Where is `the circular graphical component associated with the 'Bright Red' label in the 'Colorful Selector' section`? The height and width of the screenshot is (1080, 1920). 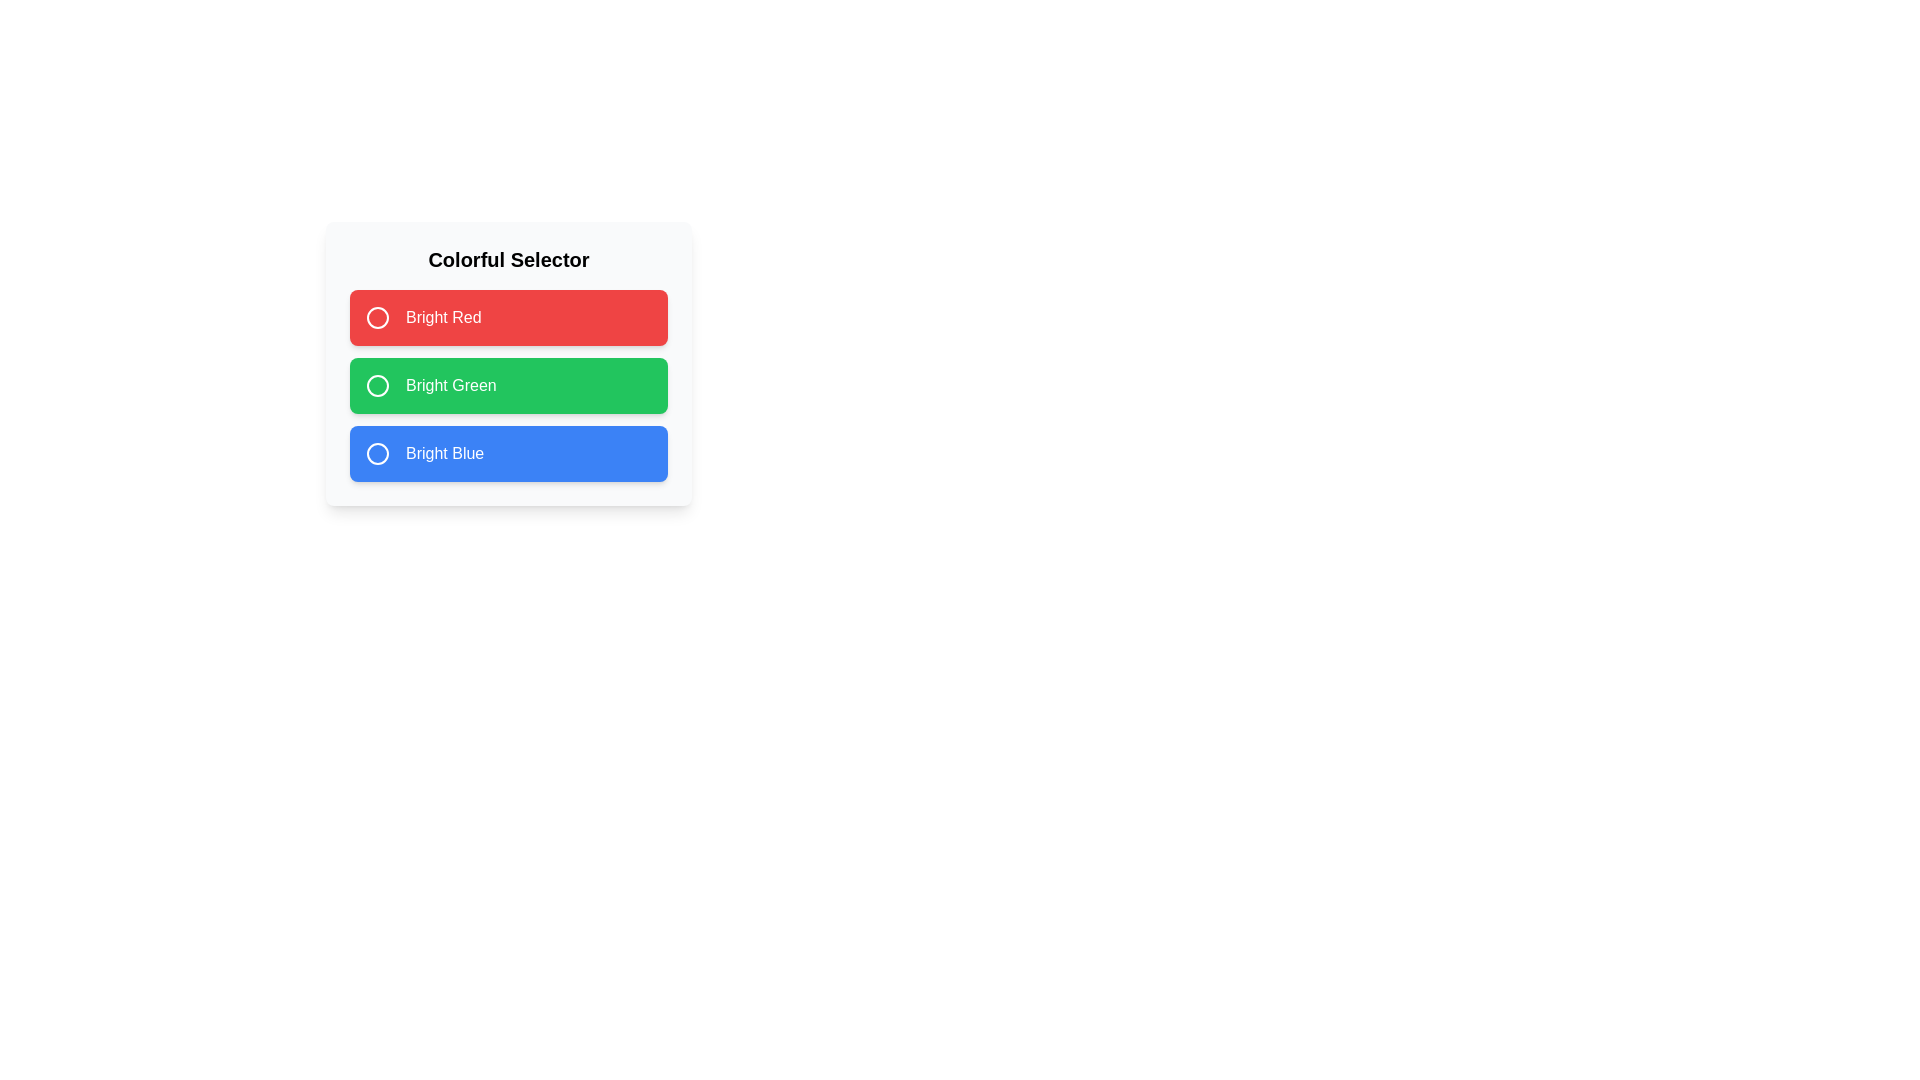
the circular graphical component associated with the 'Bright Red' label in the 'Colorful Selector' section is located at coordinates (378, 316).